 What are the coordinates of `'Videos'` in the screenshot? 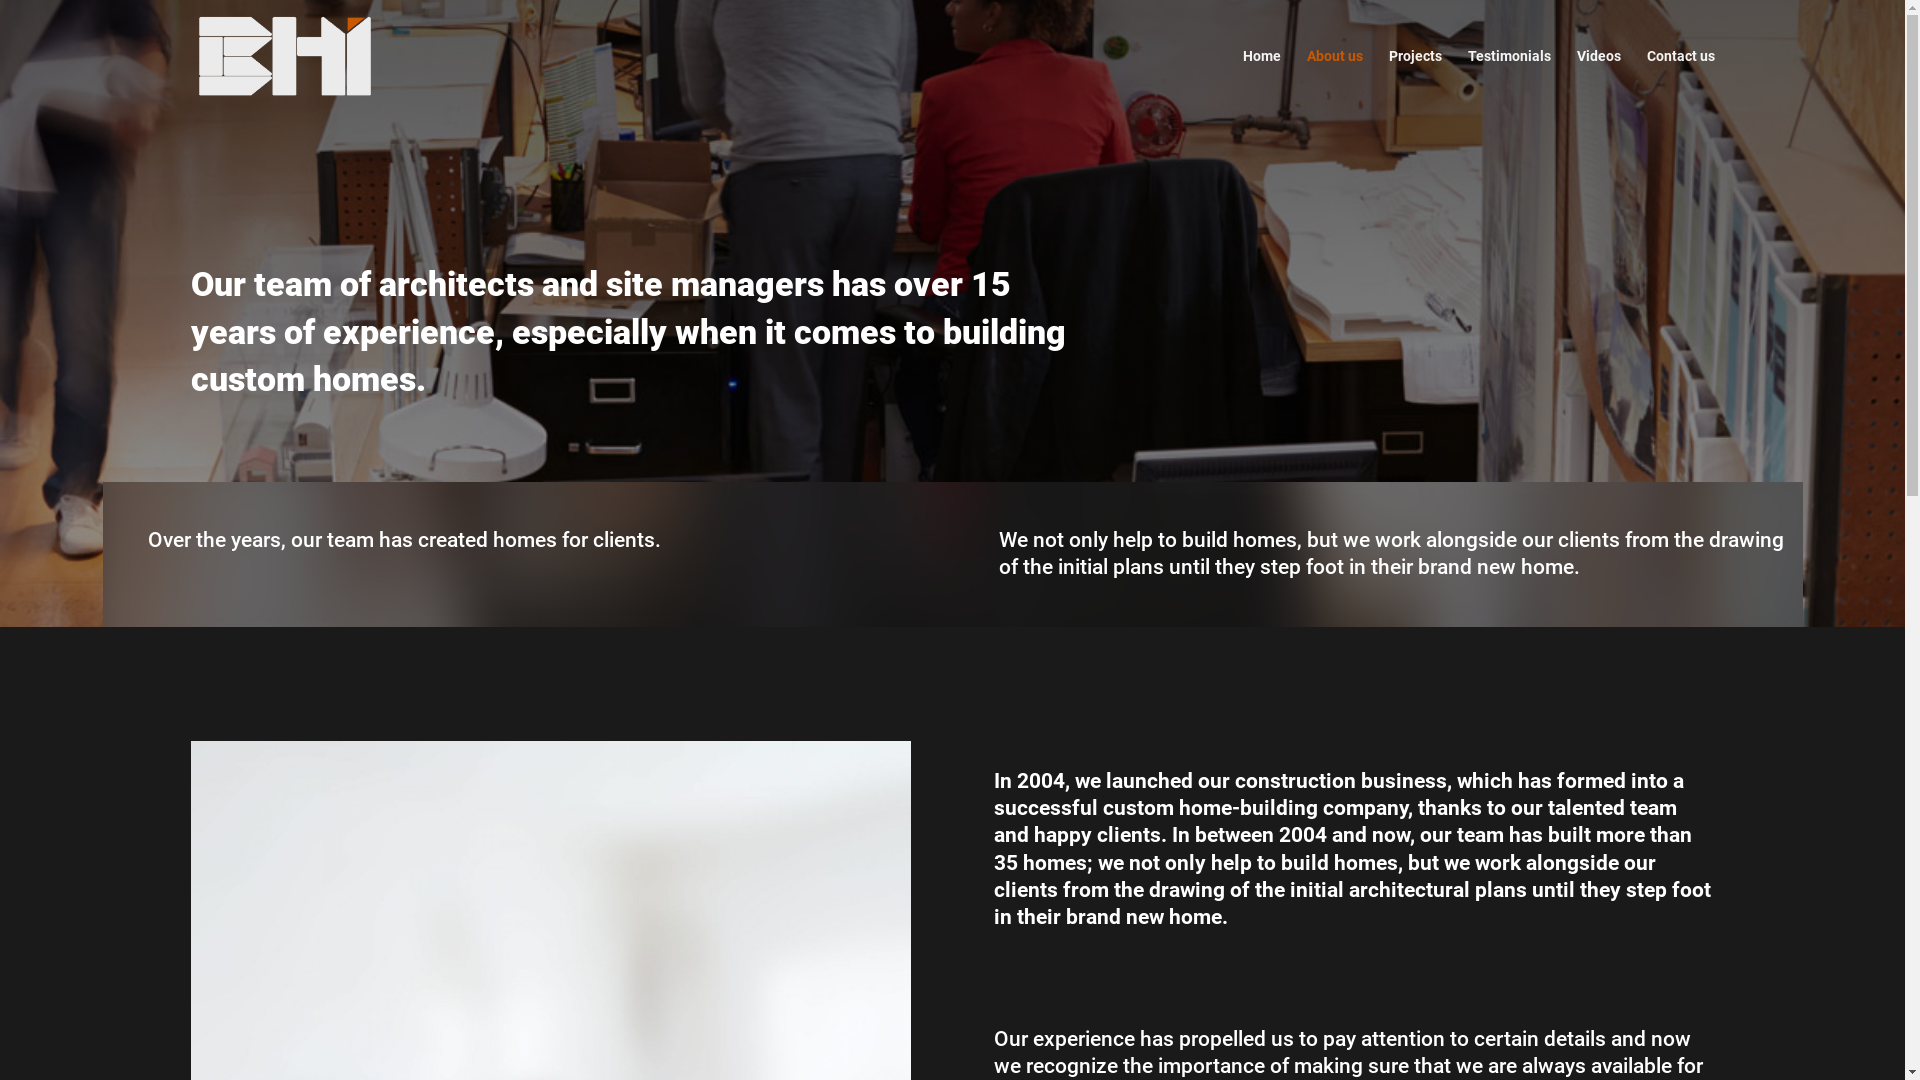 It's located at (1597, 79).